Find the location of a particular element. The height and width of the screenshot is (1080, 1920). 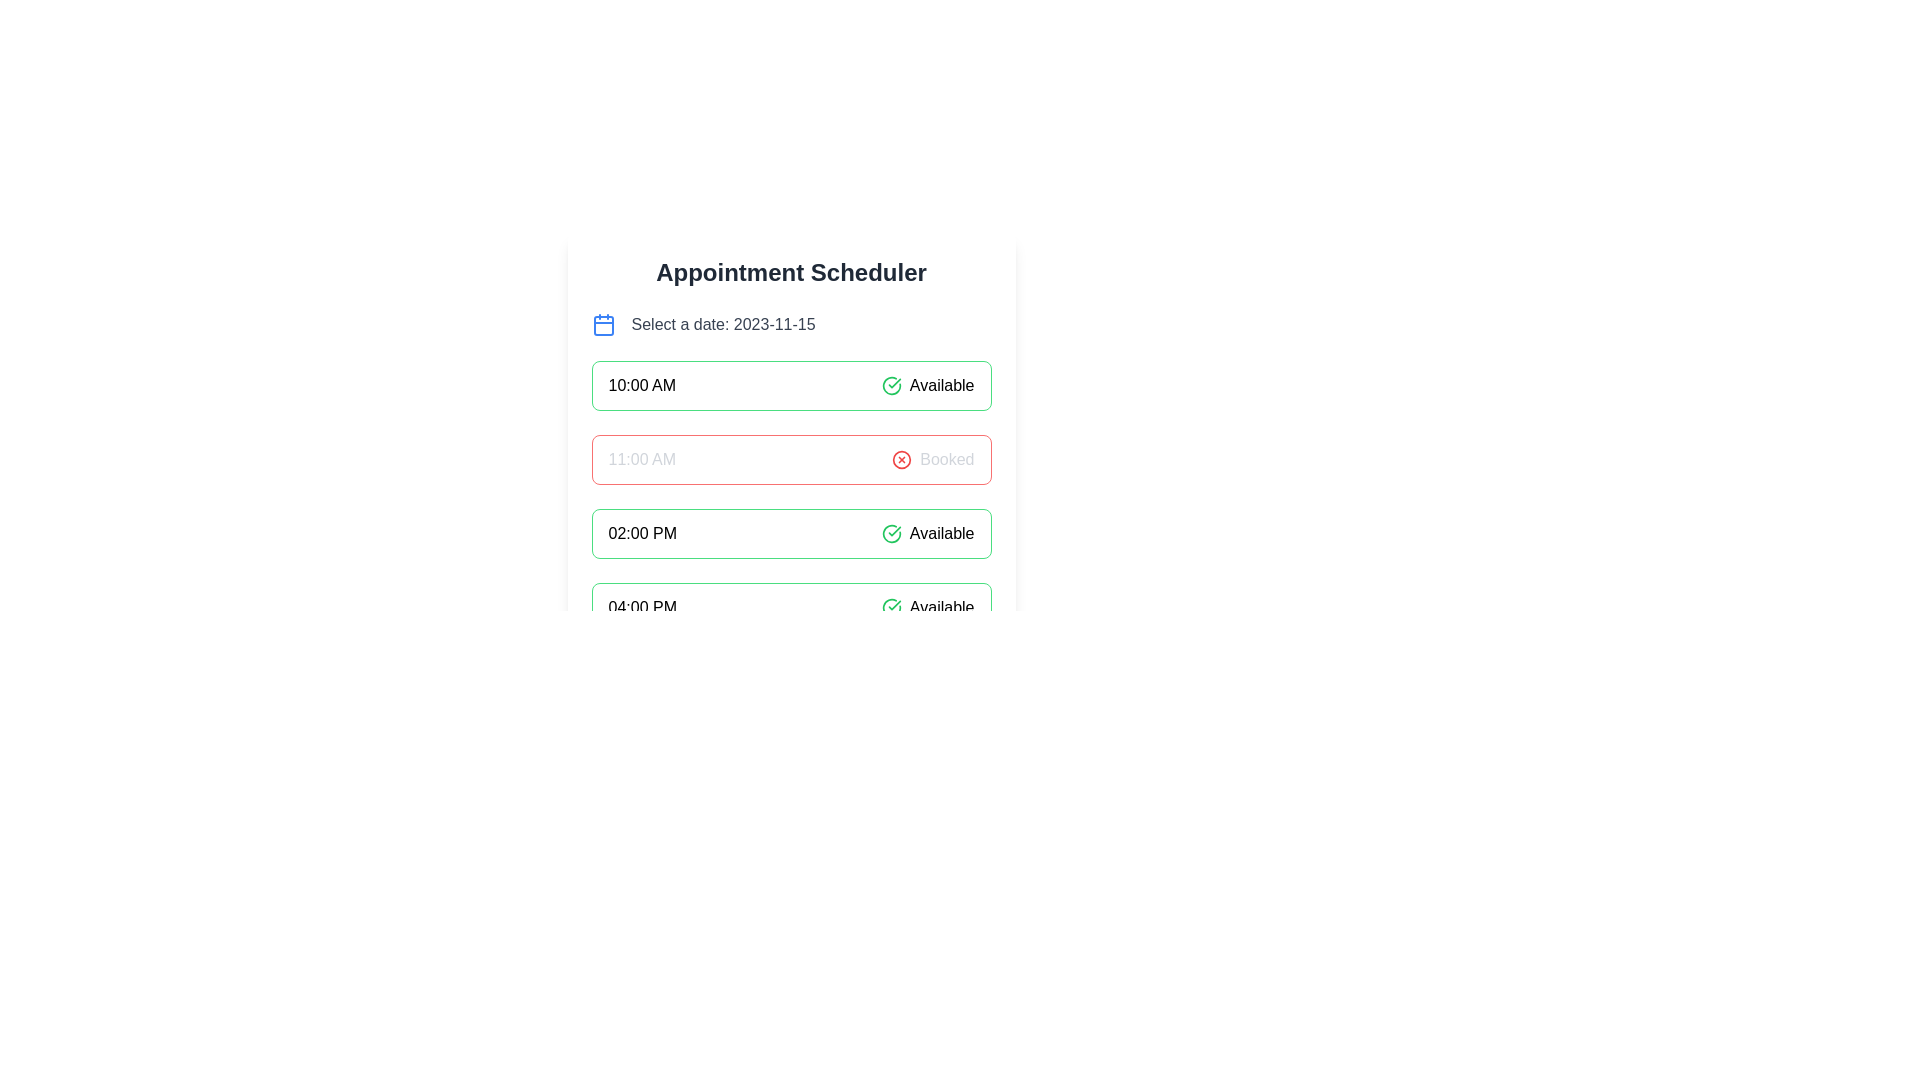

the text label that displays the currently selected date in the appointment scheduler, which is located to the right of the 'Select a date' label is located at coordinates (773, 323).